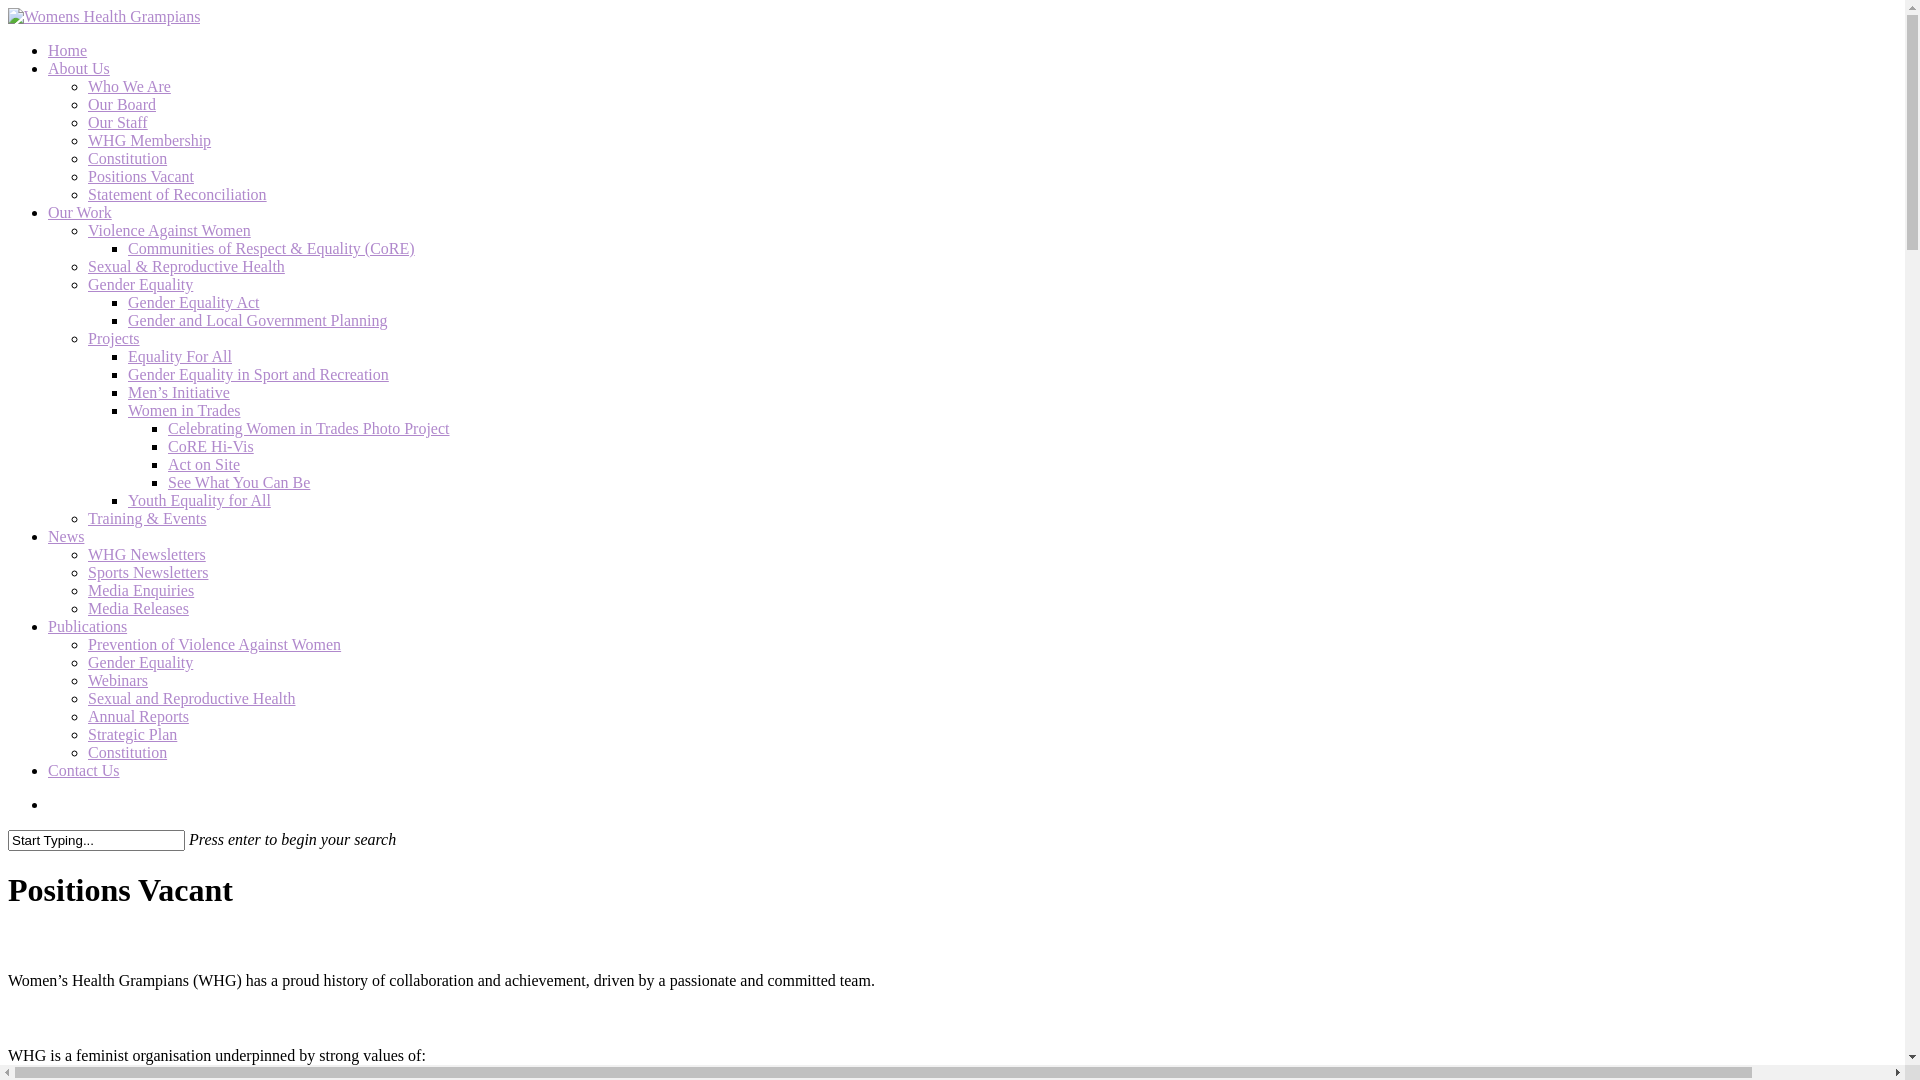  Describe the element at coordinates (86, 625) in the screenshot. I see `'Publications'` at that location.